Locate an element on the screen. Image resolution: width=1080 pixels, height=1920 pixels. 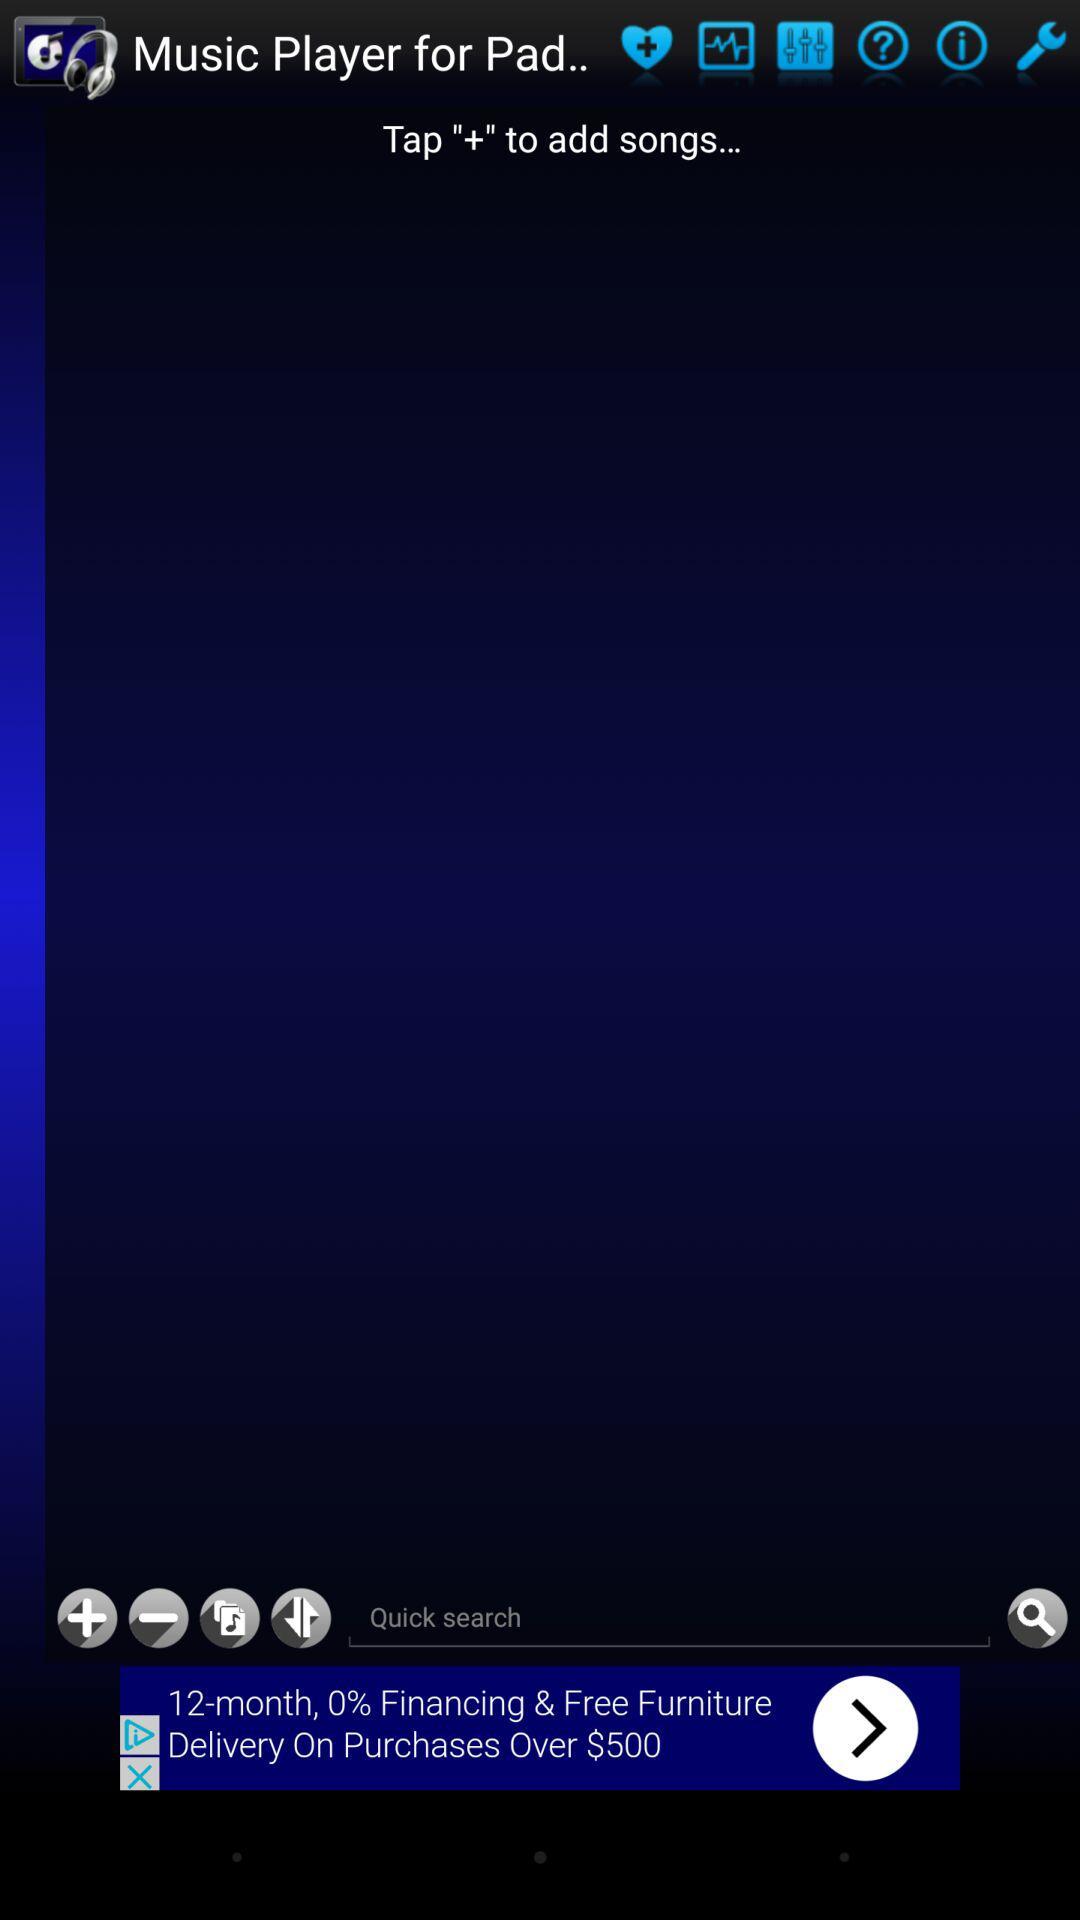
furniture advertisement is located at coordinates (540, 1727).